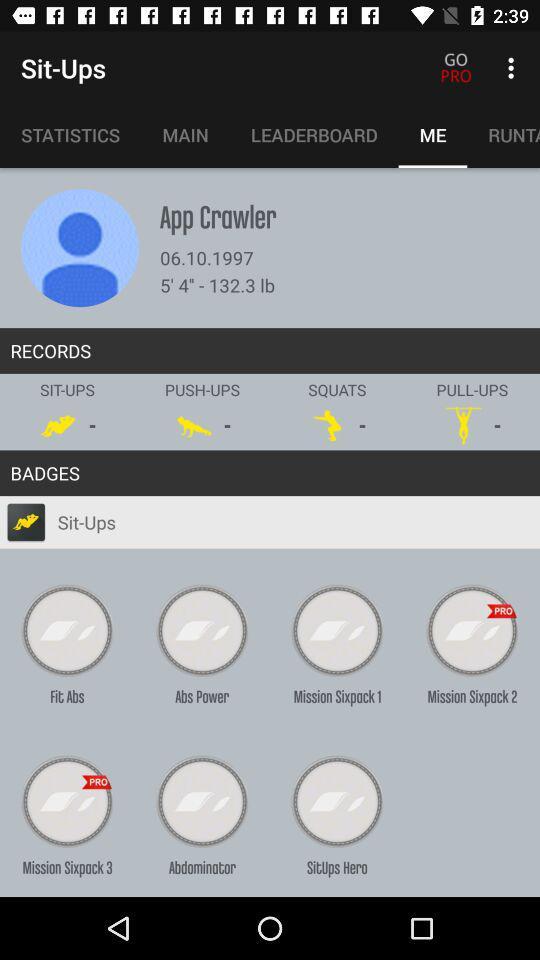 This screenshot has height=960, width=540. Describe the element at coordinates (79, 247) in the screenshot. I see `edit profile picture` at that location.